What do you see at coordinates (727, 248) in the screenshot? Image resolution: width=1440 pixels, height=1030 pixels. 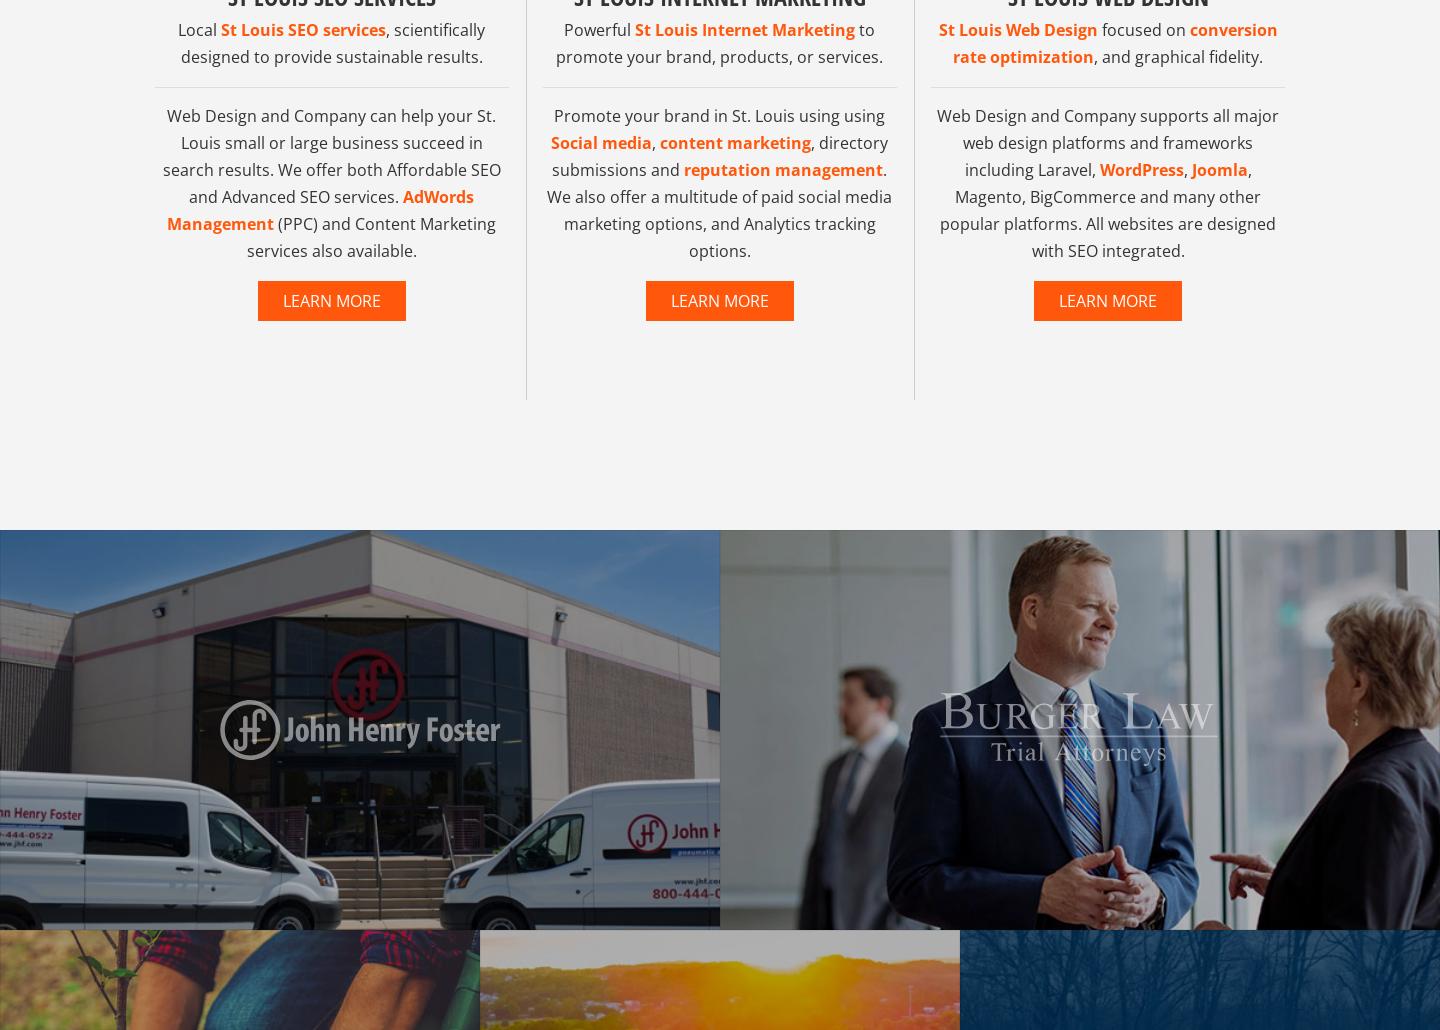 I see `'. We also offer a multitude of paid social media marketing options, and Analytics tracking options.'` at bounding box center [727, 248].